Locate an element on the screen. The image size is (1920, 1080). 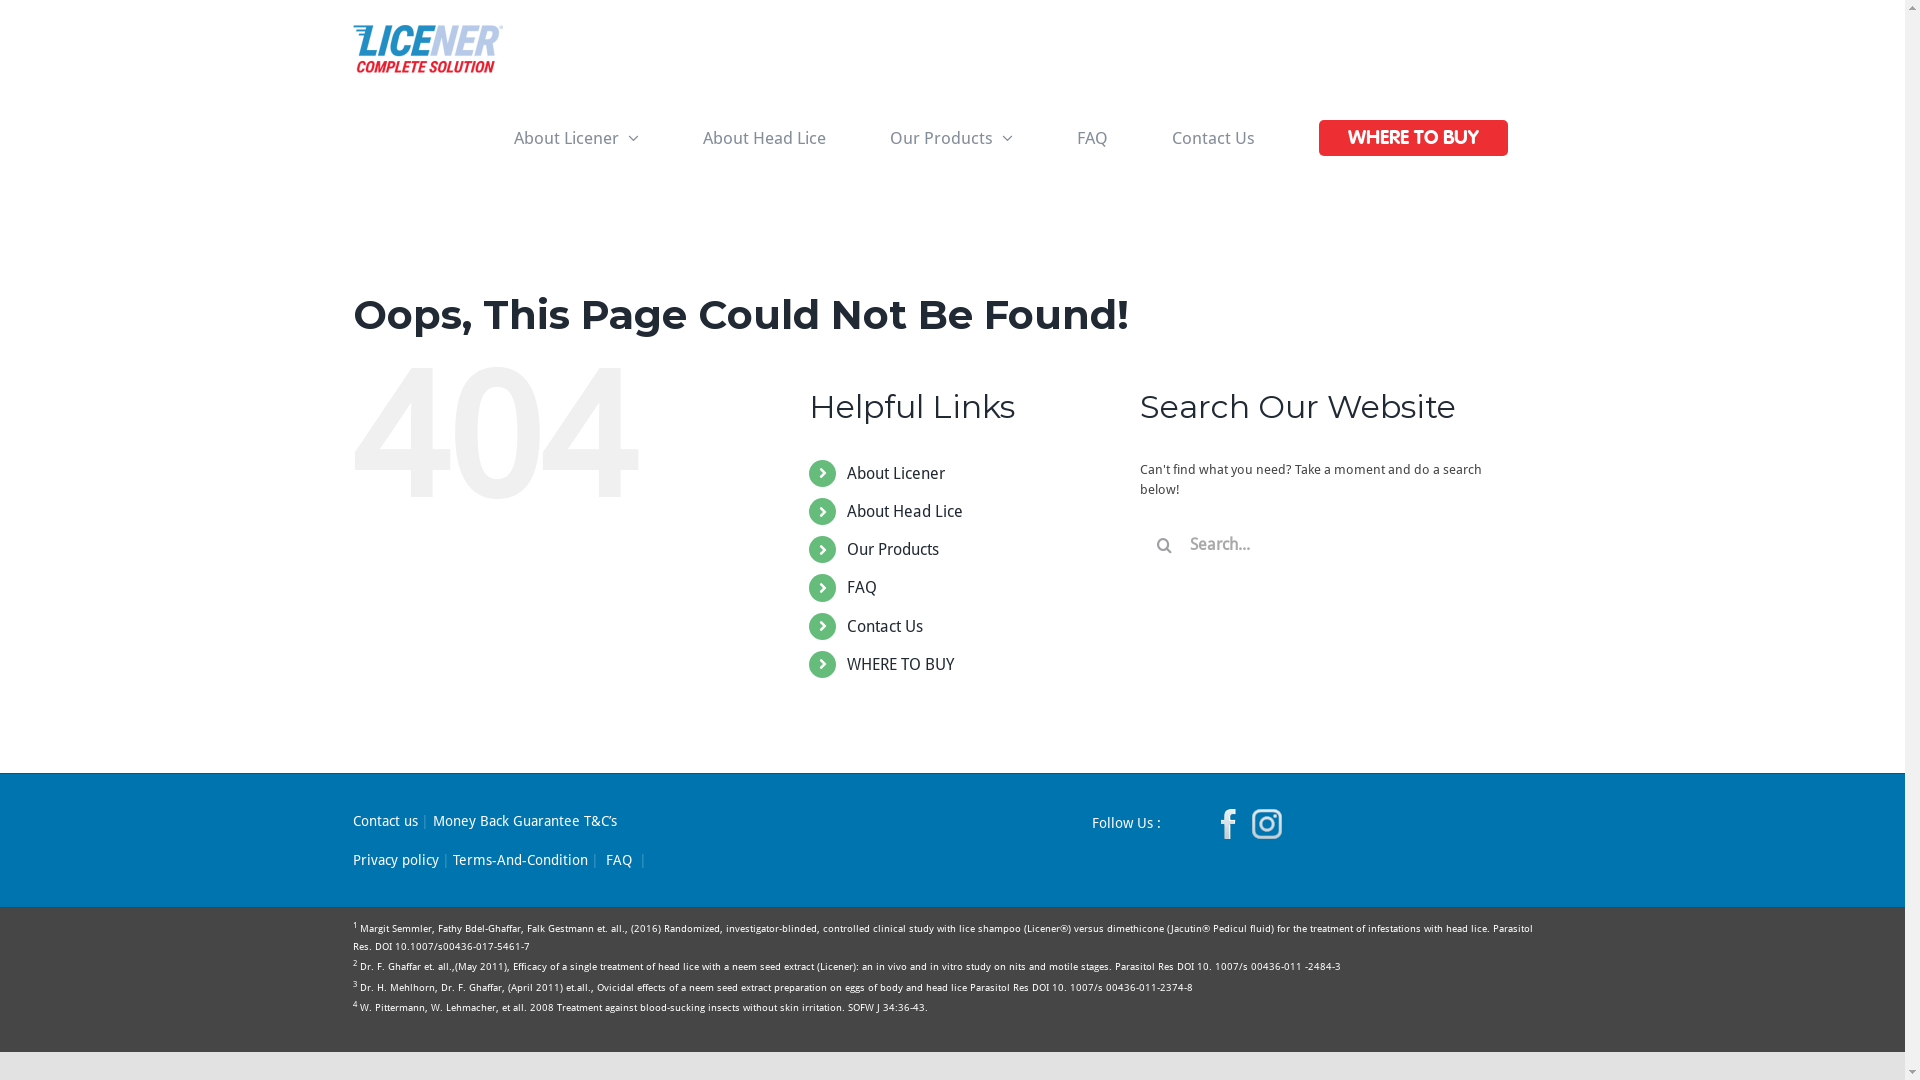
'FAQ' is located at coordinates (1056, 137).